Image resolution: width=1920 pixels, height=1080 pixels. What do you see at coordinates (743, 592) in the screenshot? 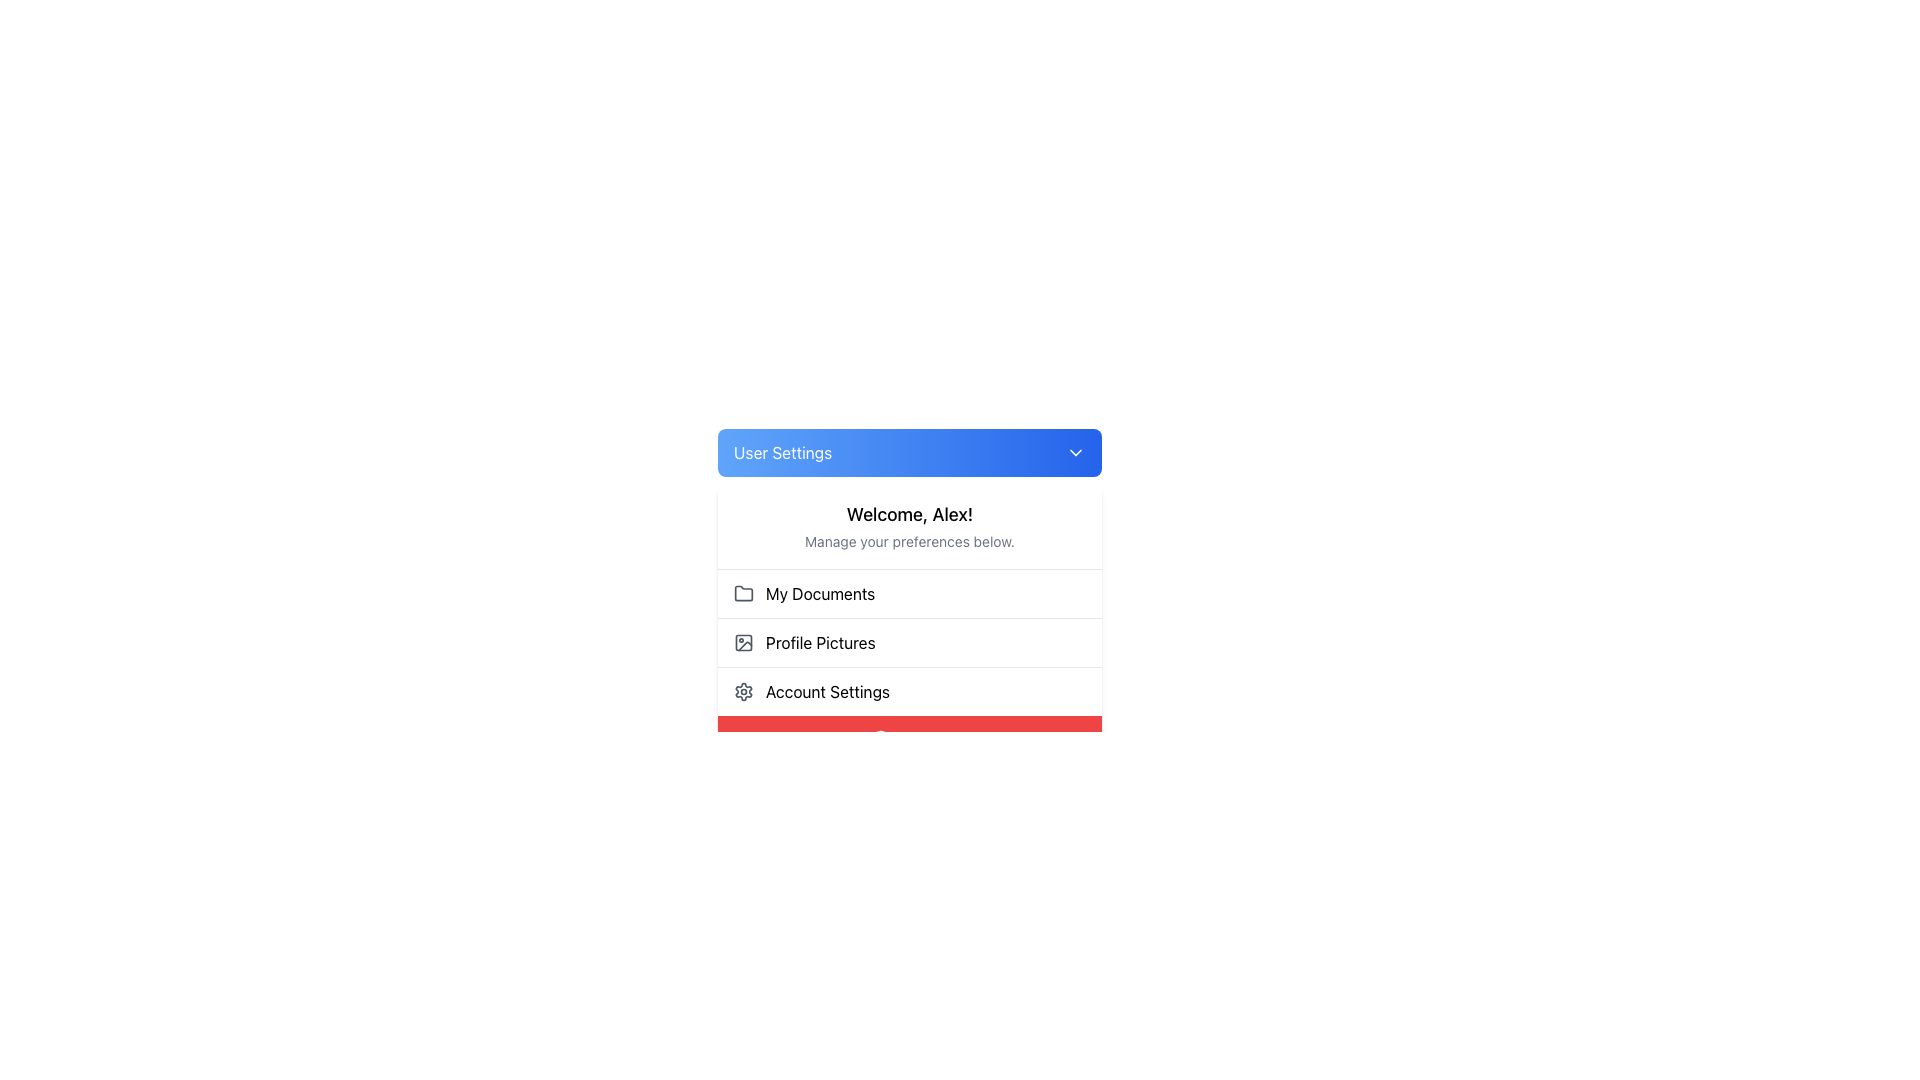
I see `the small gray folder-shaped icon located to the left of the 'My Documents' list item, which is the first icon in the vertical list` at bounding box center [743, 592].